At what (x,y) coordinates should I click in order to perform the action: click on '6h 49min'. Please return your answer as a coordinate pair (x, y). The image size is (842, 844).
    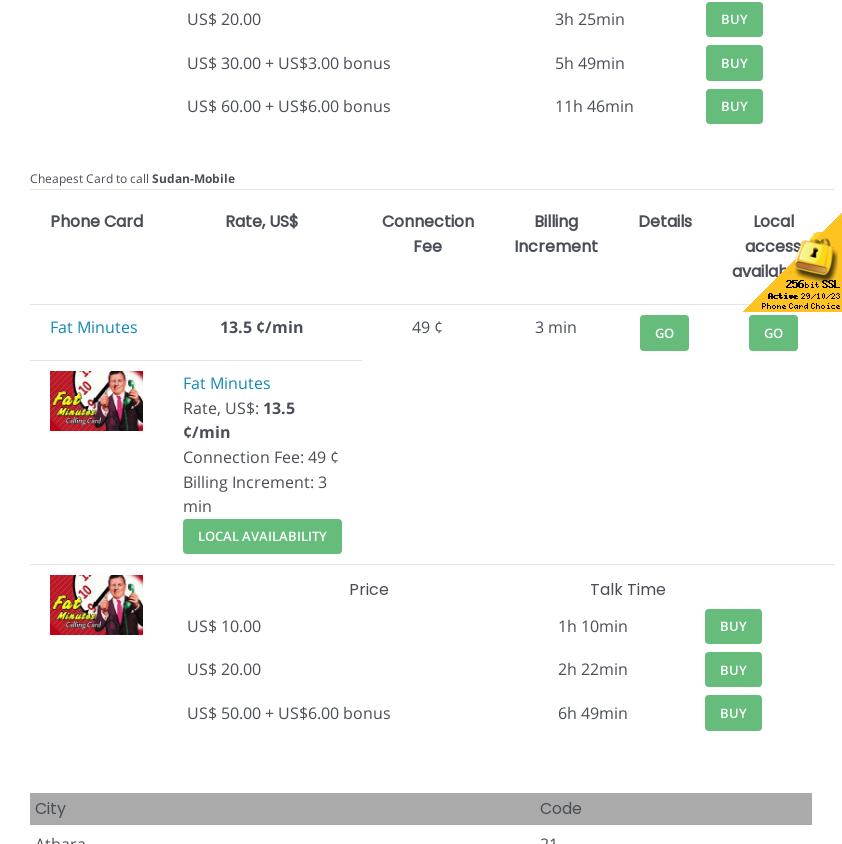
    Looking at the image, I should click on (592, 710).